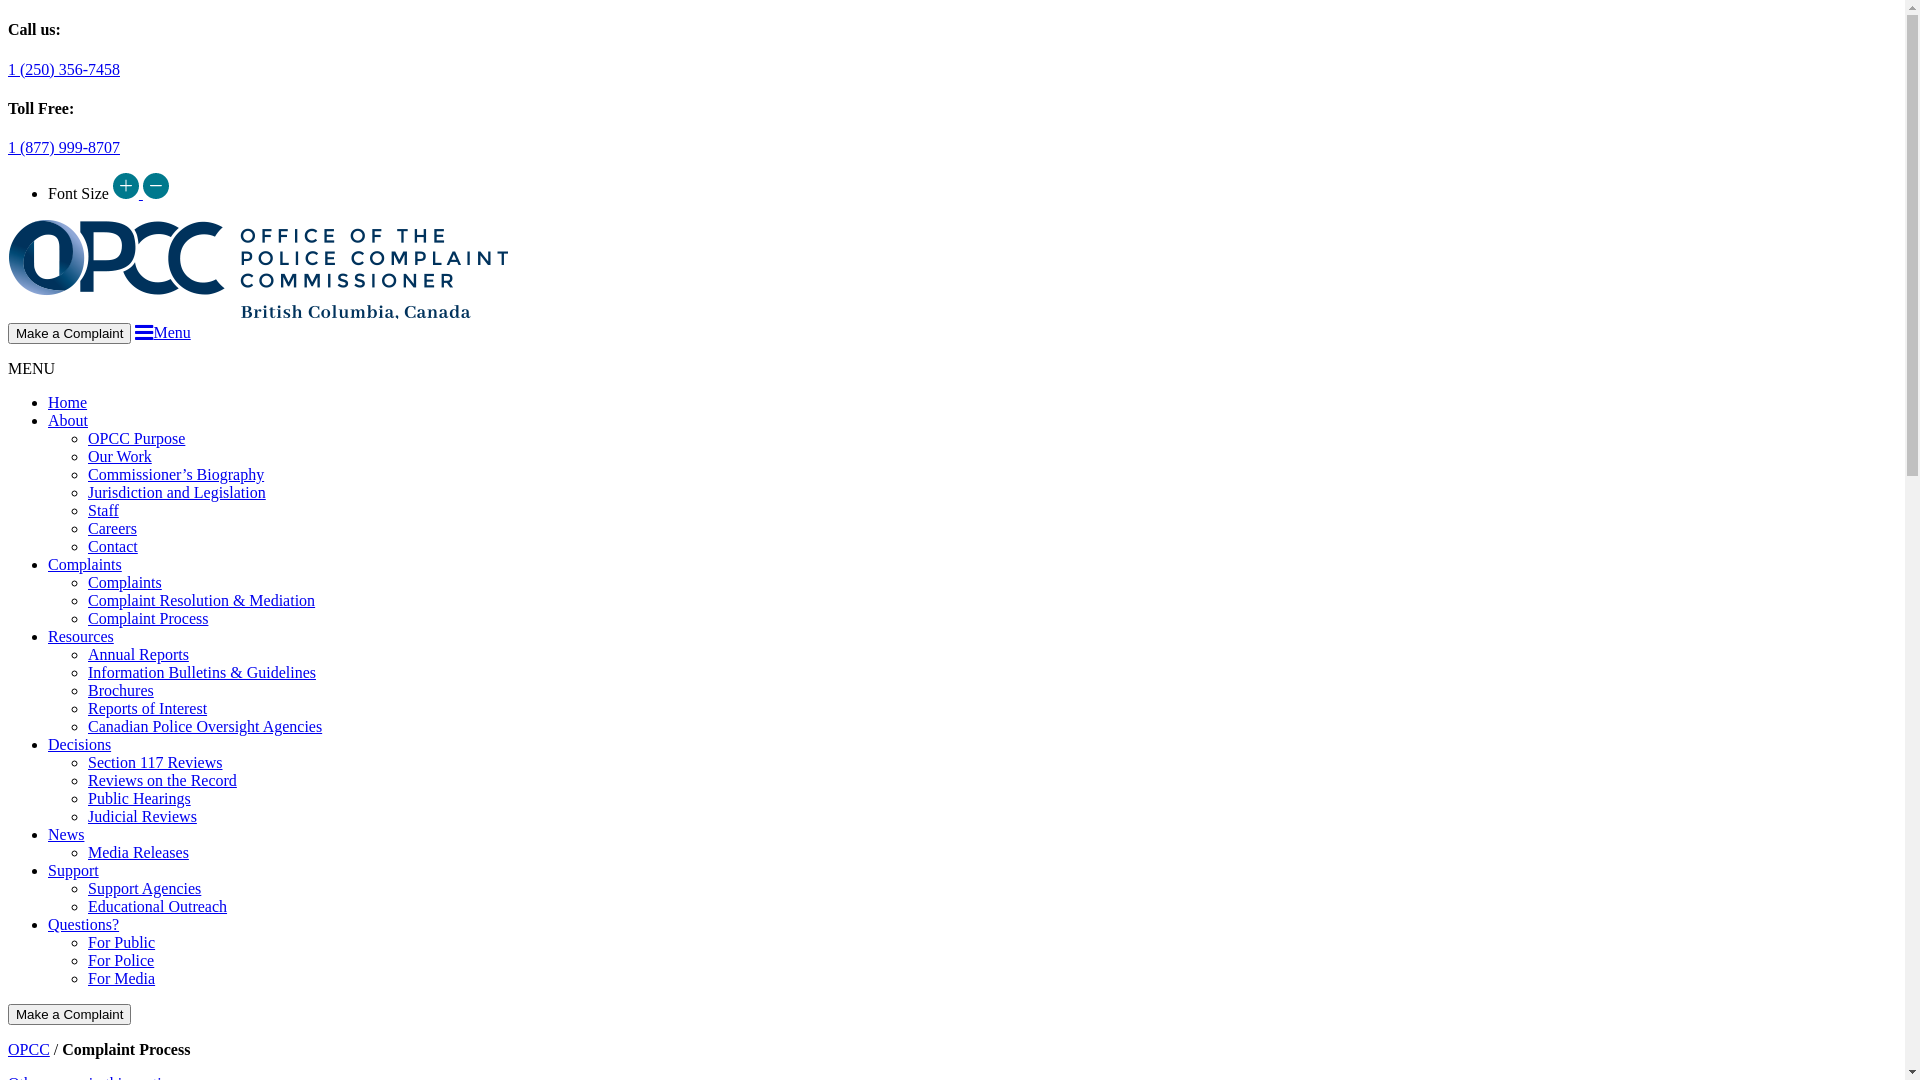 The width and height of the screenshot is (1920, 1080). Describe the element at coordinates (79, 744) in the screenshot. I see `'Decisions'` at that location.